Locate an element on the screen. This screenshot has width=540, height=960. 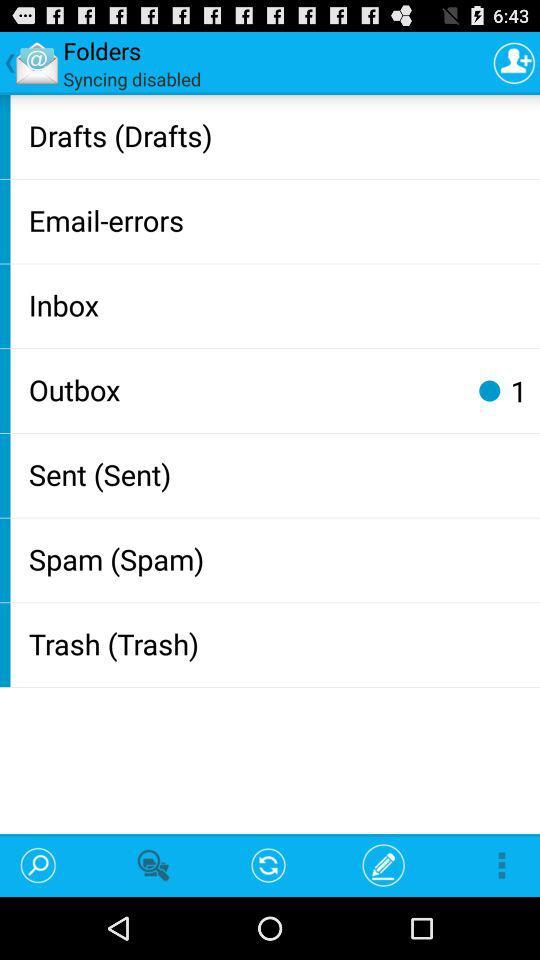
outbox app is located at coordinates (244, 388).